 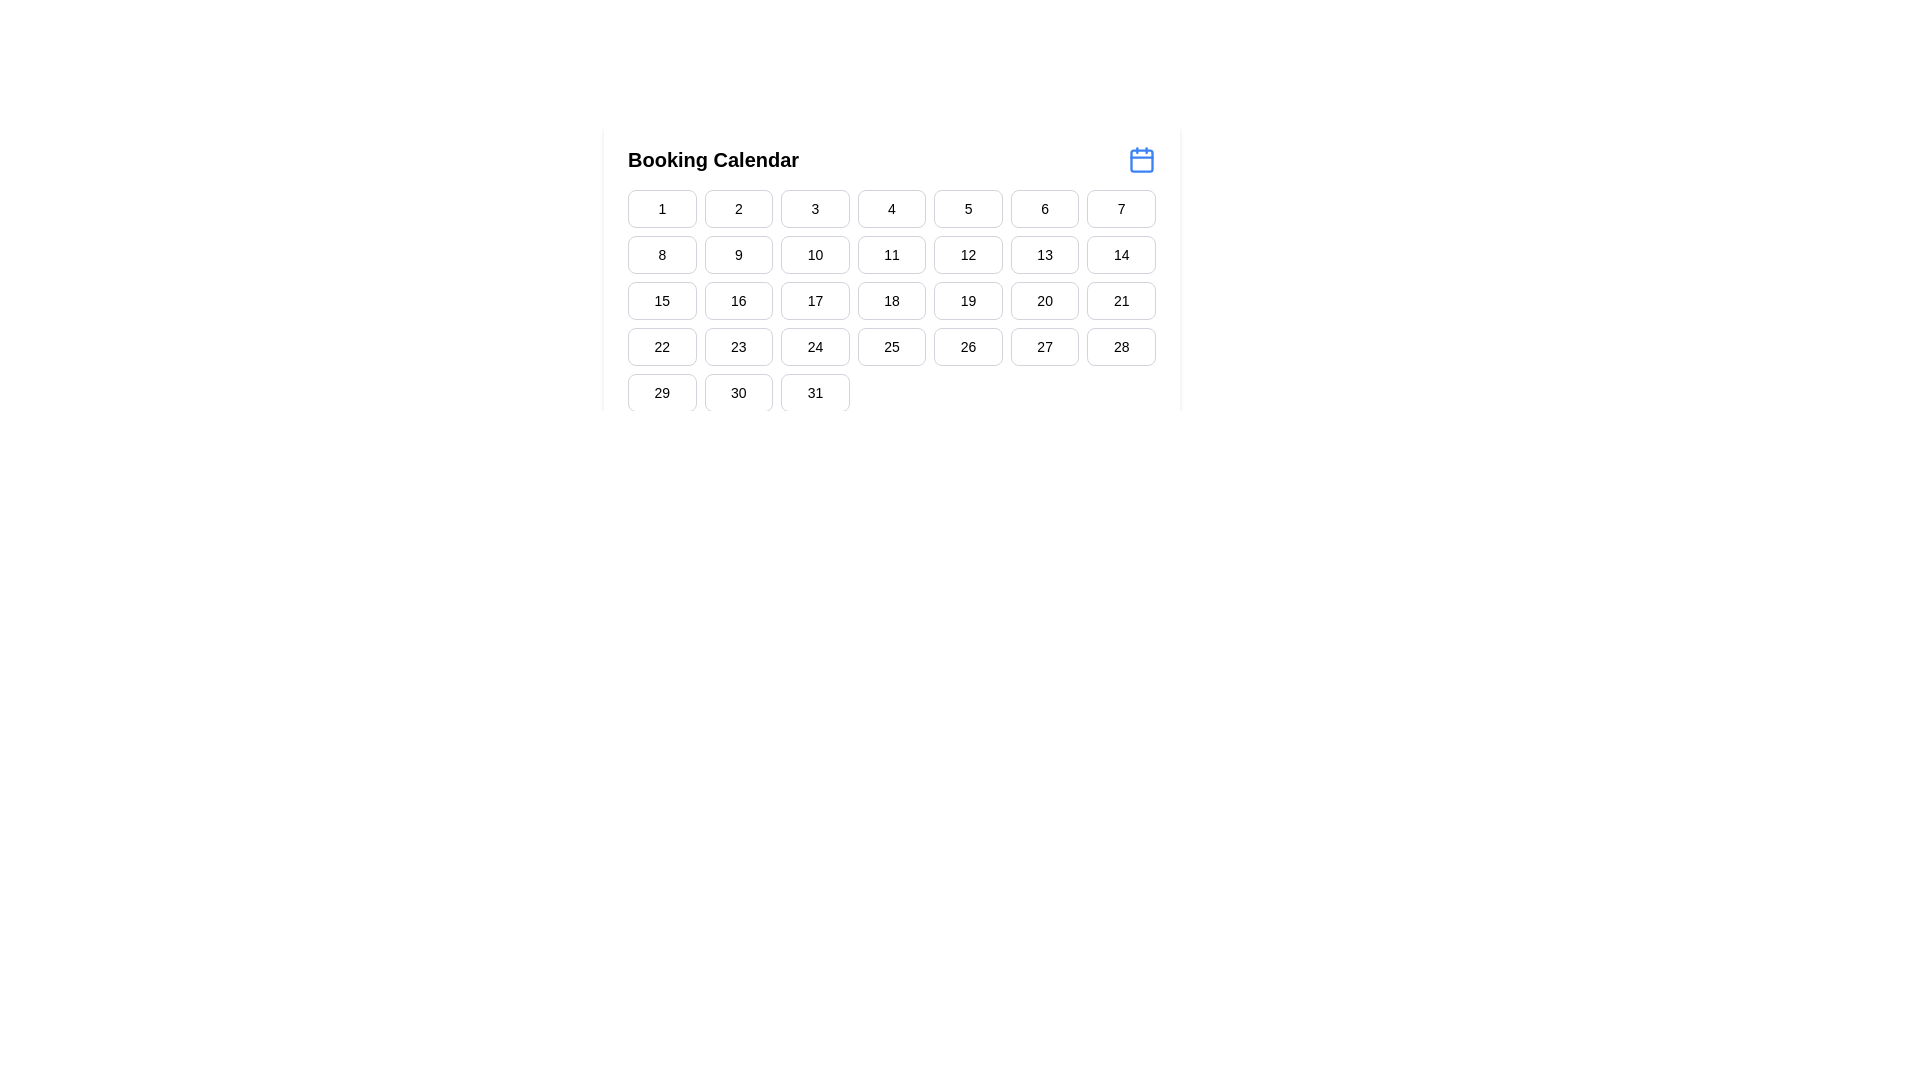 What do you see at coordinates (815, 300) in the screenshot?
I see `the button labeled '17'` at bounding box center [815, 300].